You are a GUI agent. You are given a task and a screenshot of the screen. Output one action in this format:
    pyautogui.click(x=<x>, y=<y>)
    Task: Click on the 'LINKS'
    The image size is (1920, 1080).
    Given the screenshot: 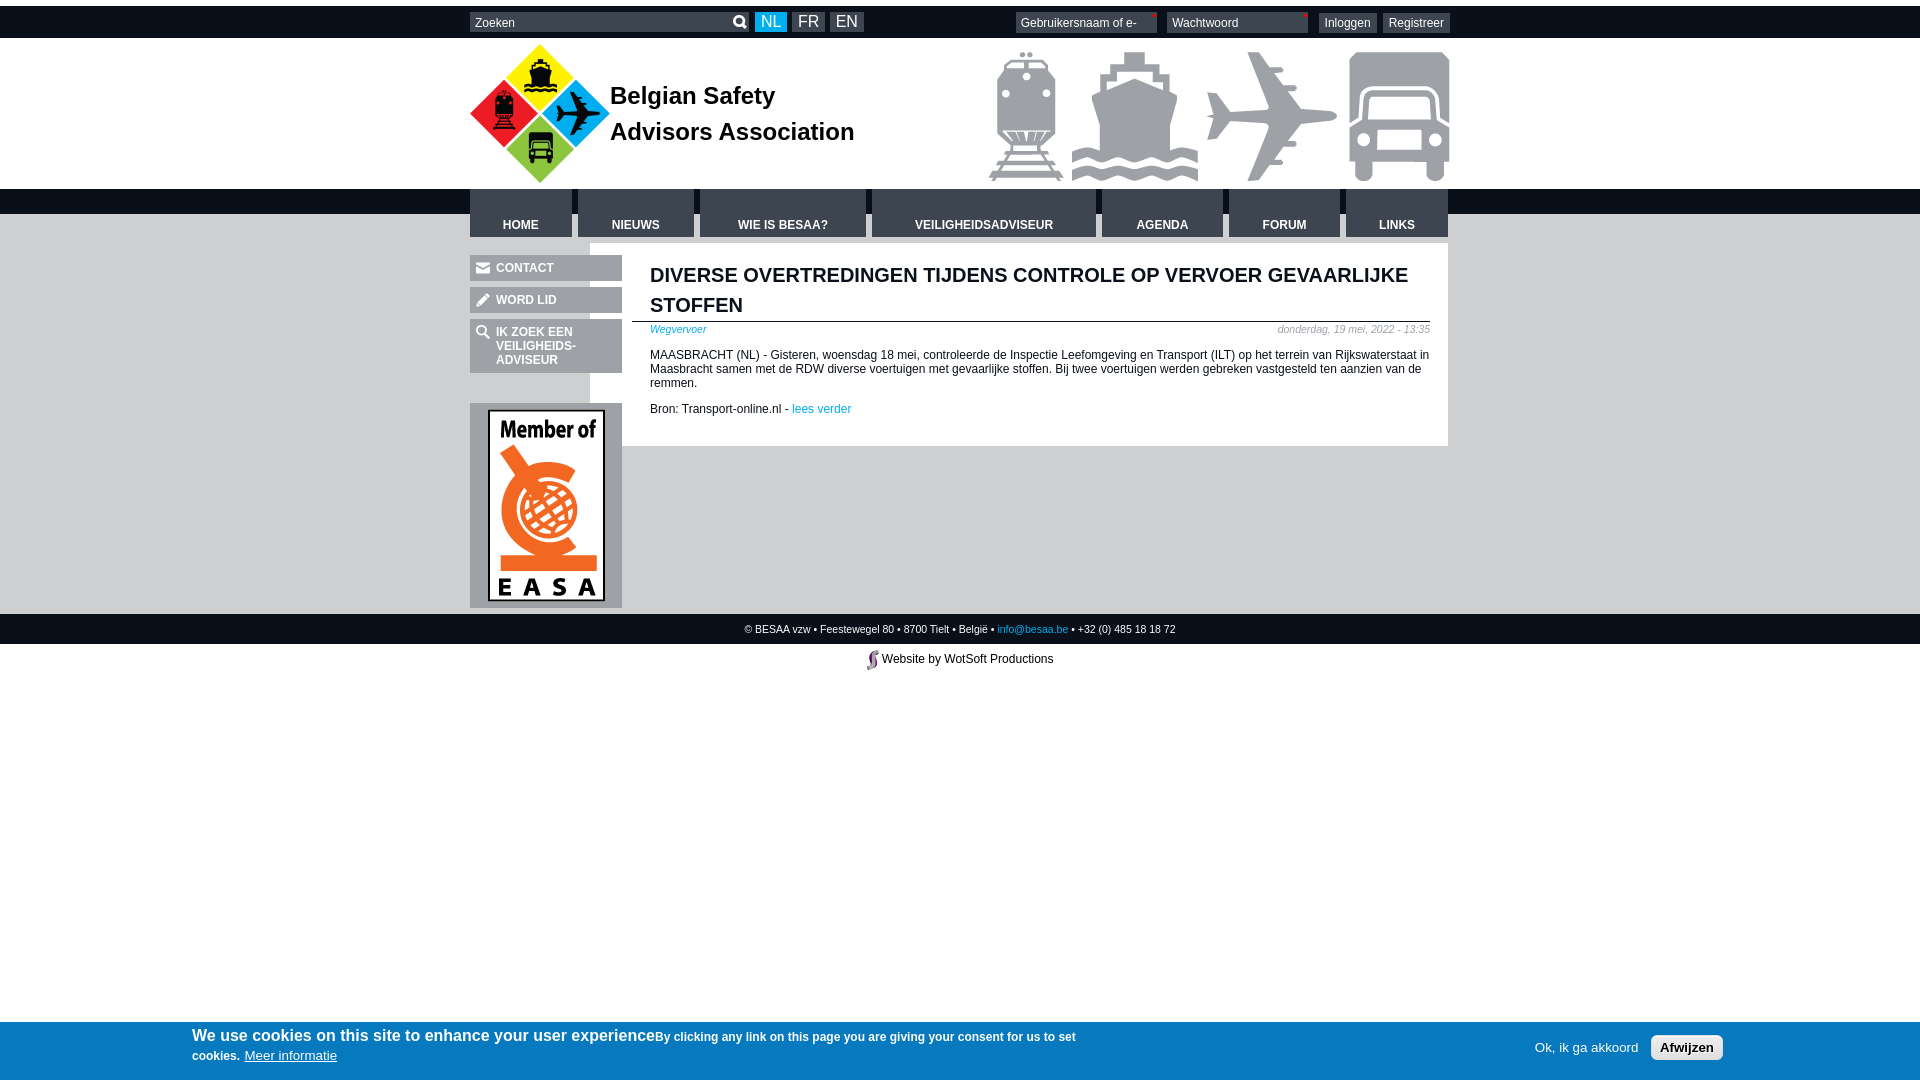 What is the action you would take?
    pyautogui.click(x=1395, y=212)
    